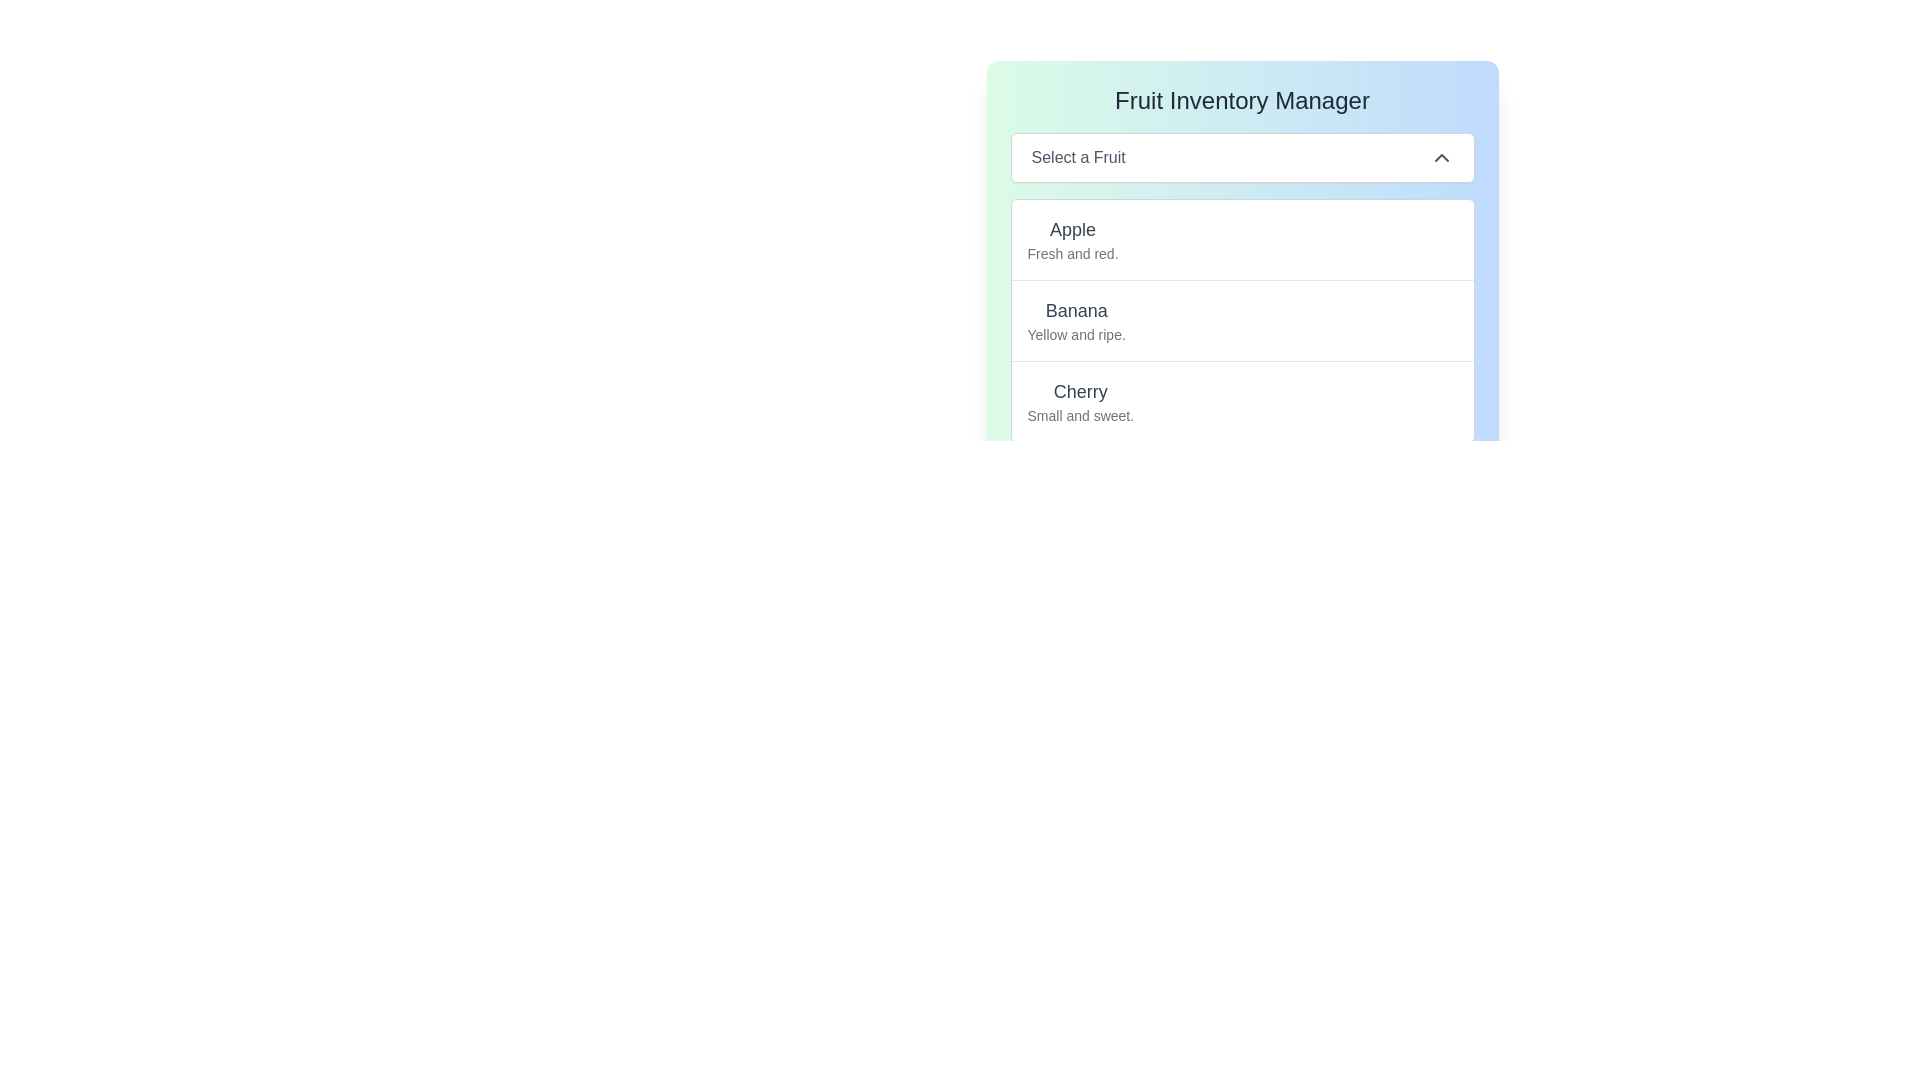  What do you see at coordinates (1075, 311) in the screenshot?
I see `the 'Banana' text label in the 'Fruit Inventory Manager' interface, which is the second item under the 'Select a Fruit' header` at bounding box center [1075, 311].